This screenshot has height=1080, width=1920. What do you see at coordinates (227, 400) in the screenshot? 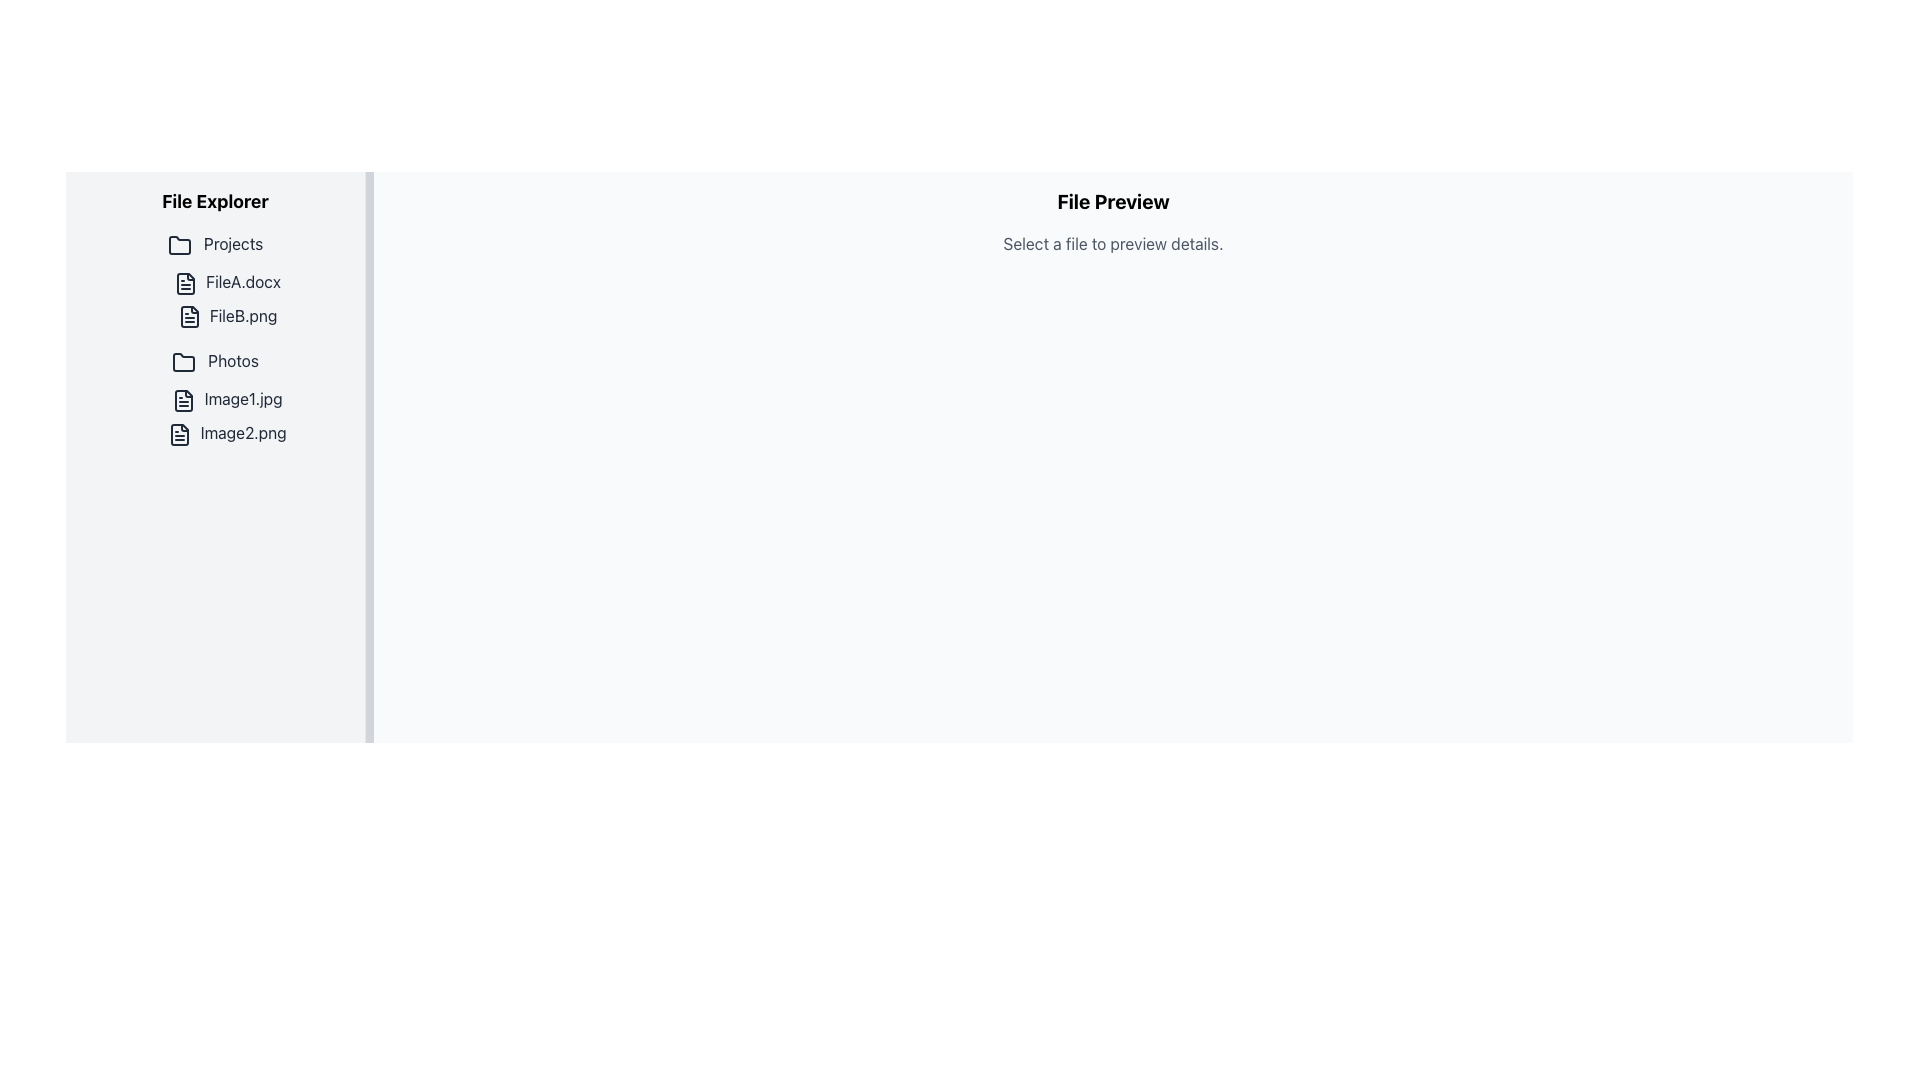
I see `the first selectable list item representing the file 'Image1.jpg' located` at bounding box center [227, 400].